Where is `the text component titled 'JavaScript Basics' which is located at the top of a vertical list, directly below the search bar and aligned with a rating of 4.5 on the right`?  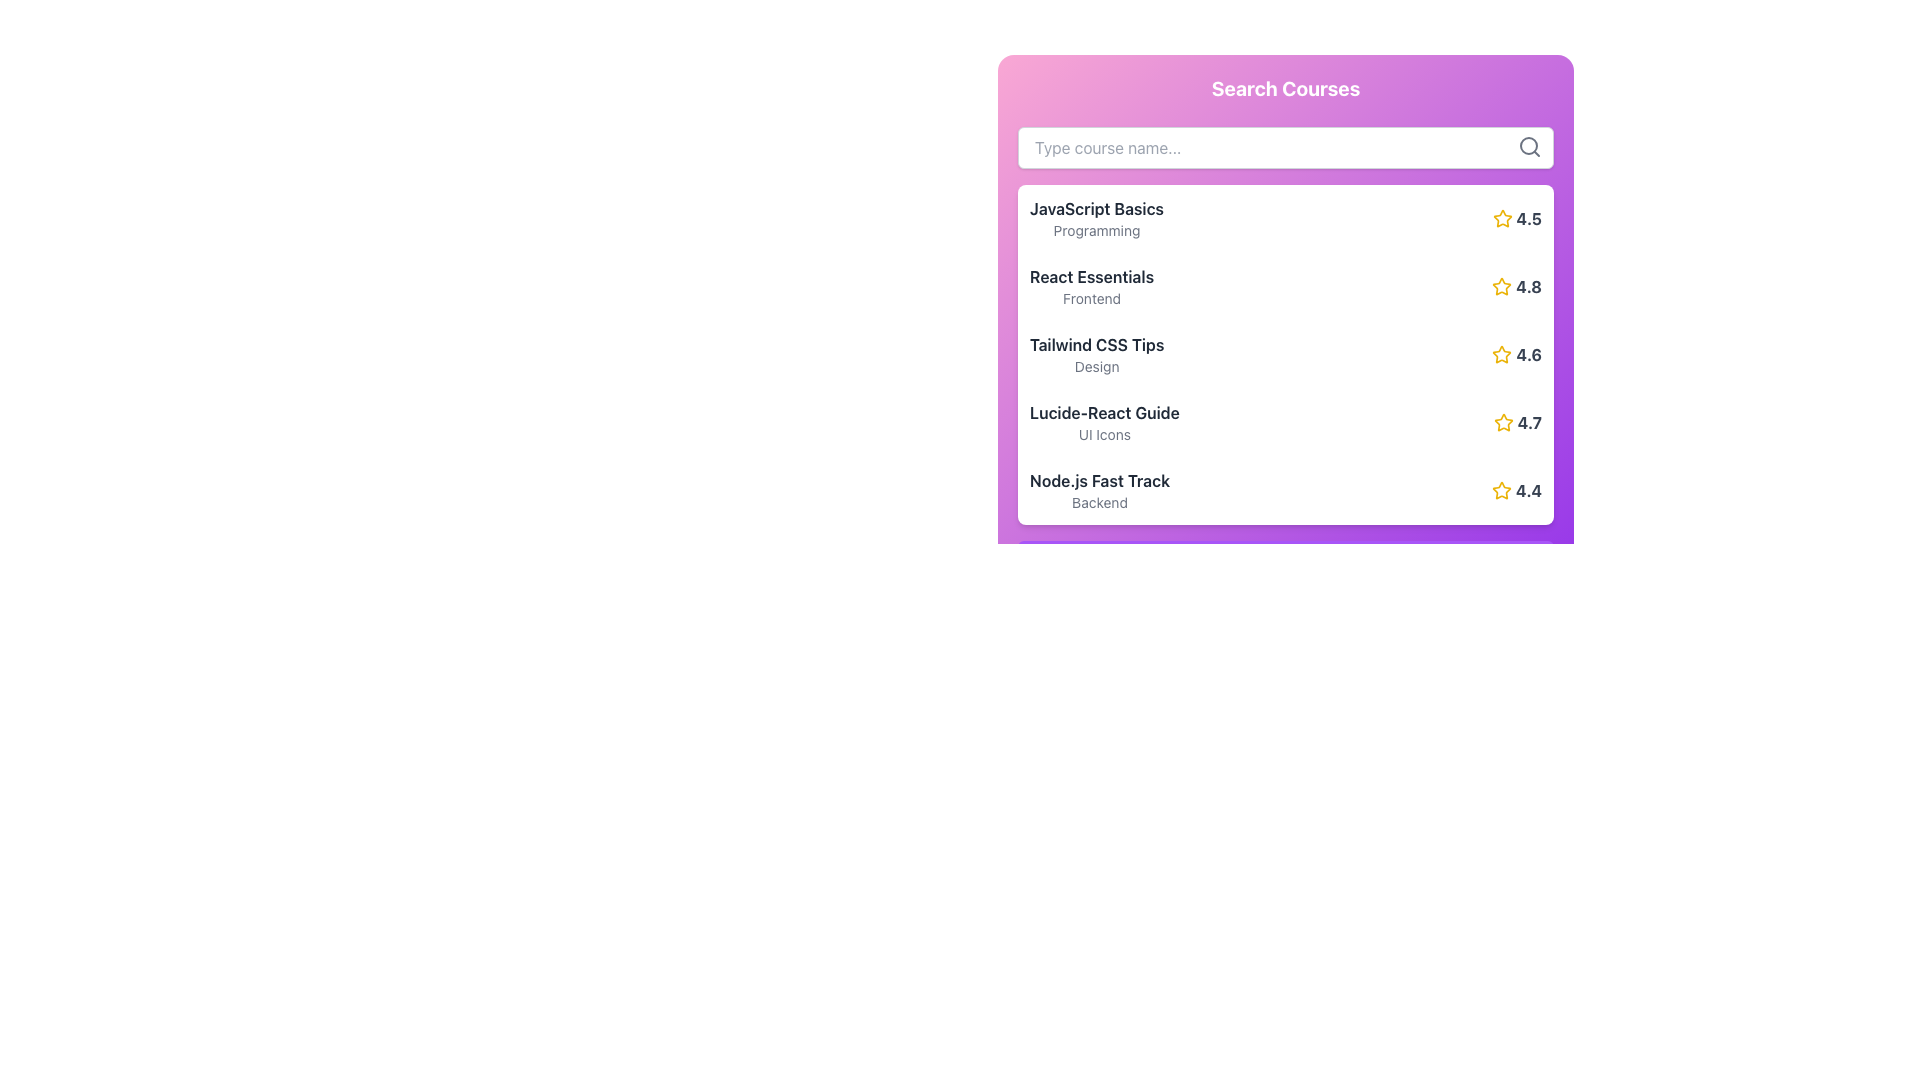 the text component titled 'JavaScript Basics' which is located at the top of a vertical list, directly below the search bar and aligned with a rating of 4.5 on the right is located at coordinates (1096, 219).